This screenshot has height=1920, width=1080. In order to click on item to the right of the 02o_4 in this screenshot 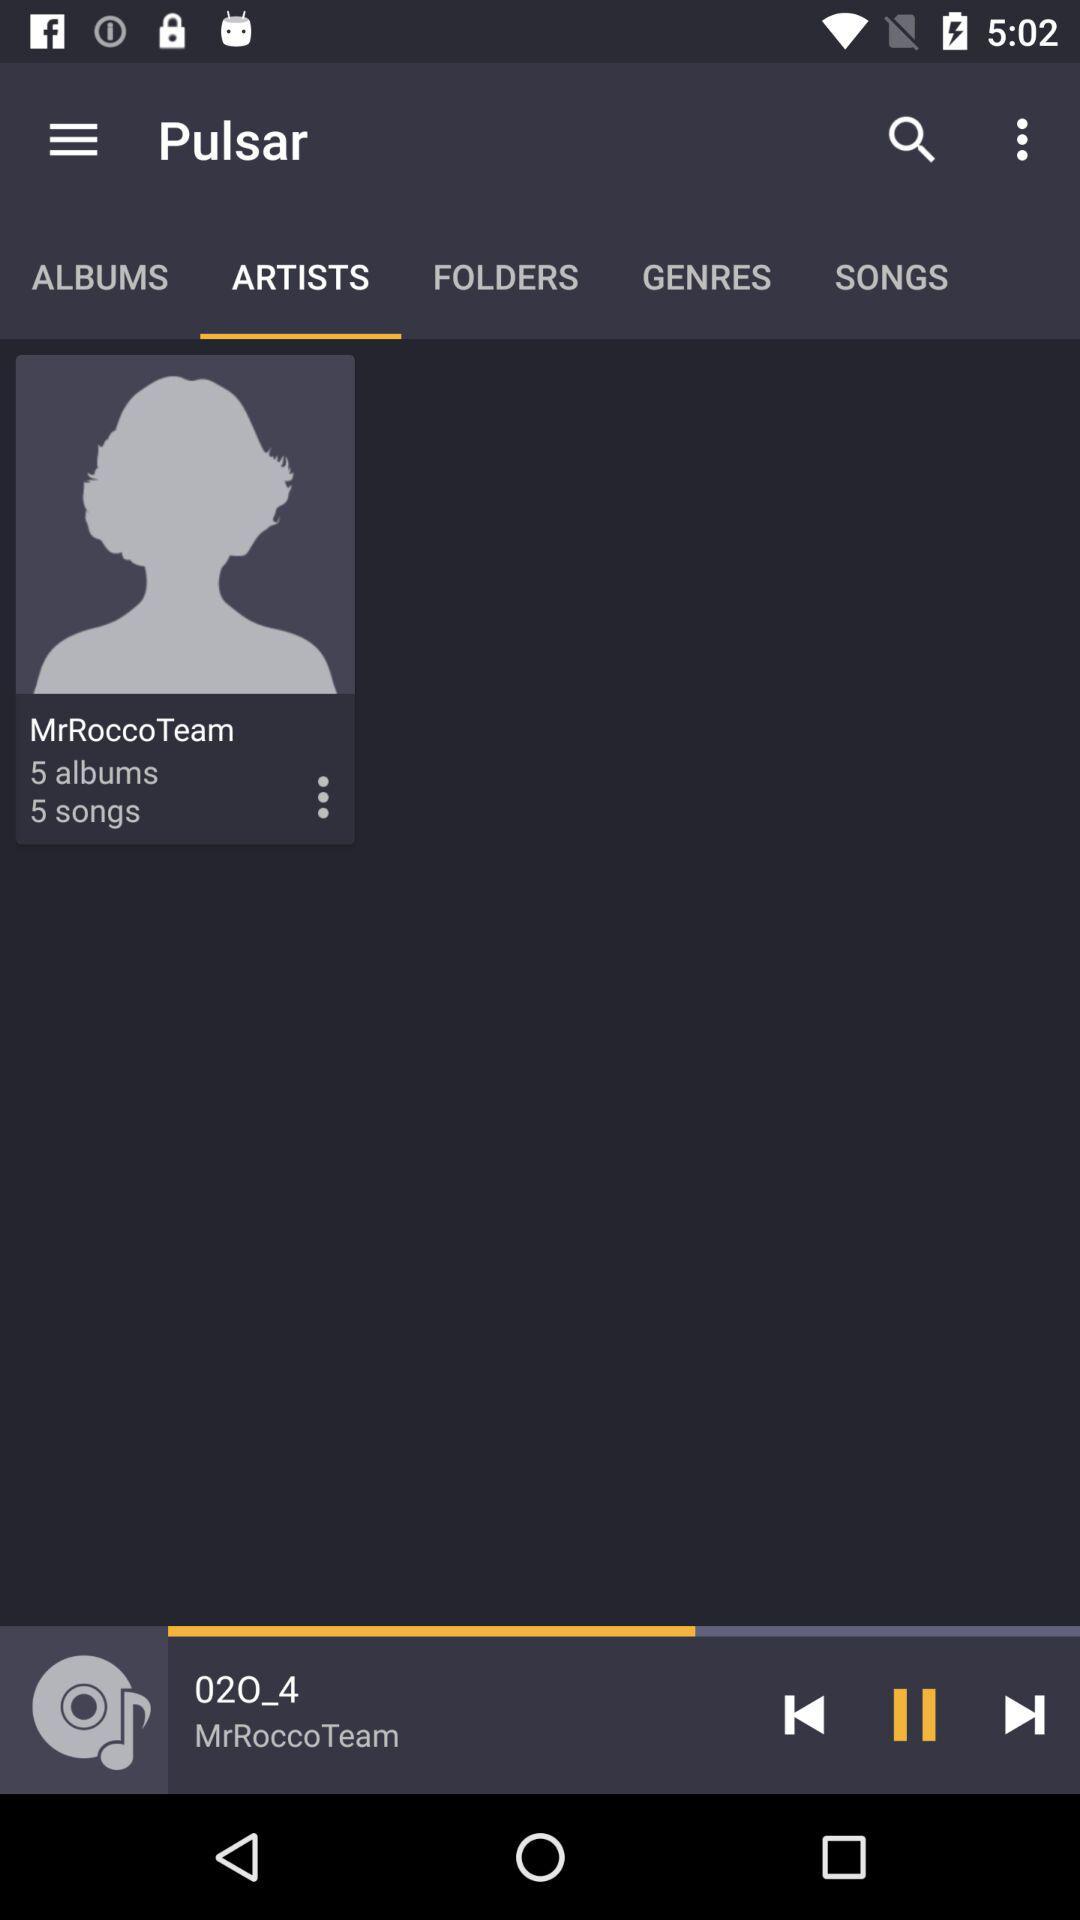, I will do `click(803, 1713)`.